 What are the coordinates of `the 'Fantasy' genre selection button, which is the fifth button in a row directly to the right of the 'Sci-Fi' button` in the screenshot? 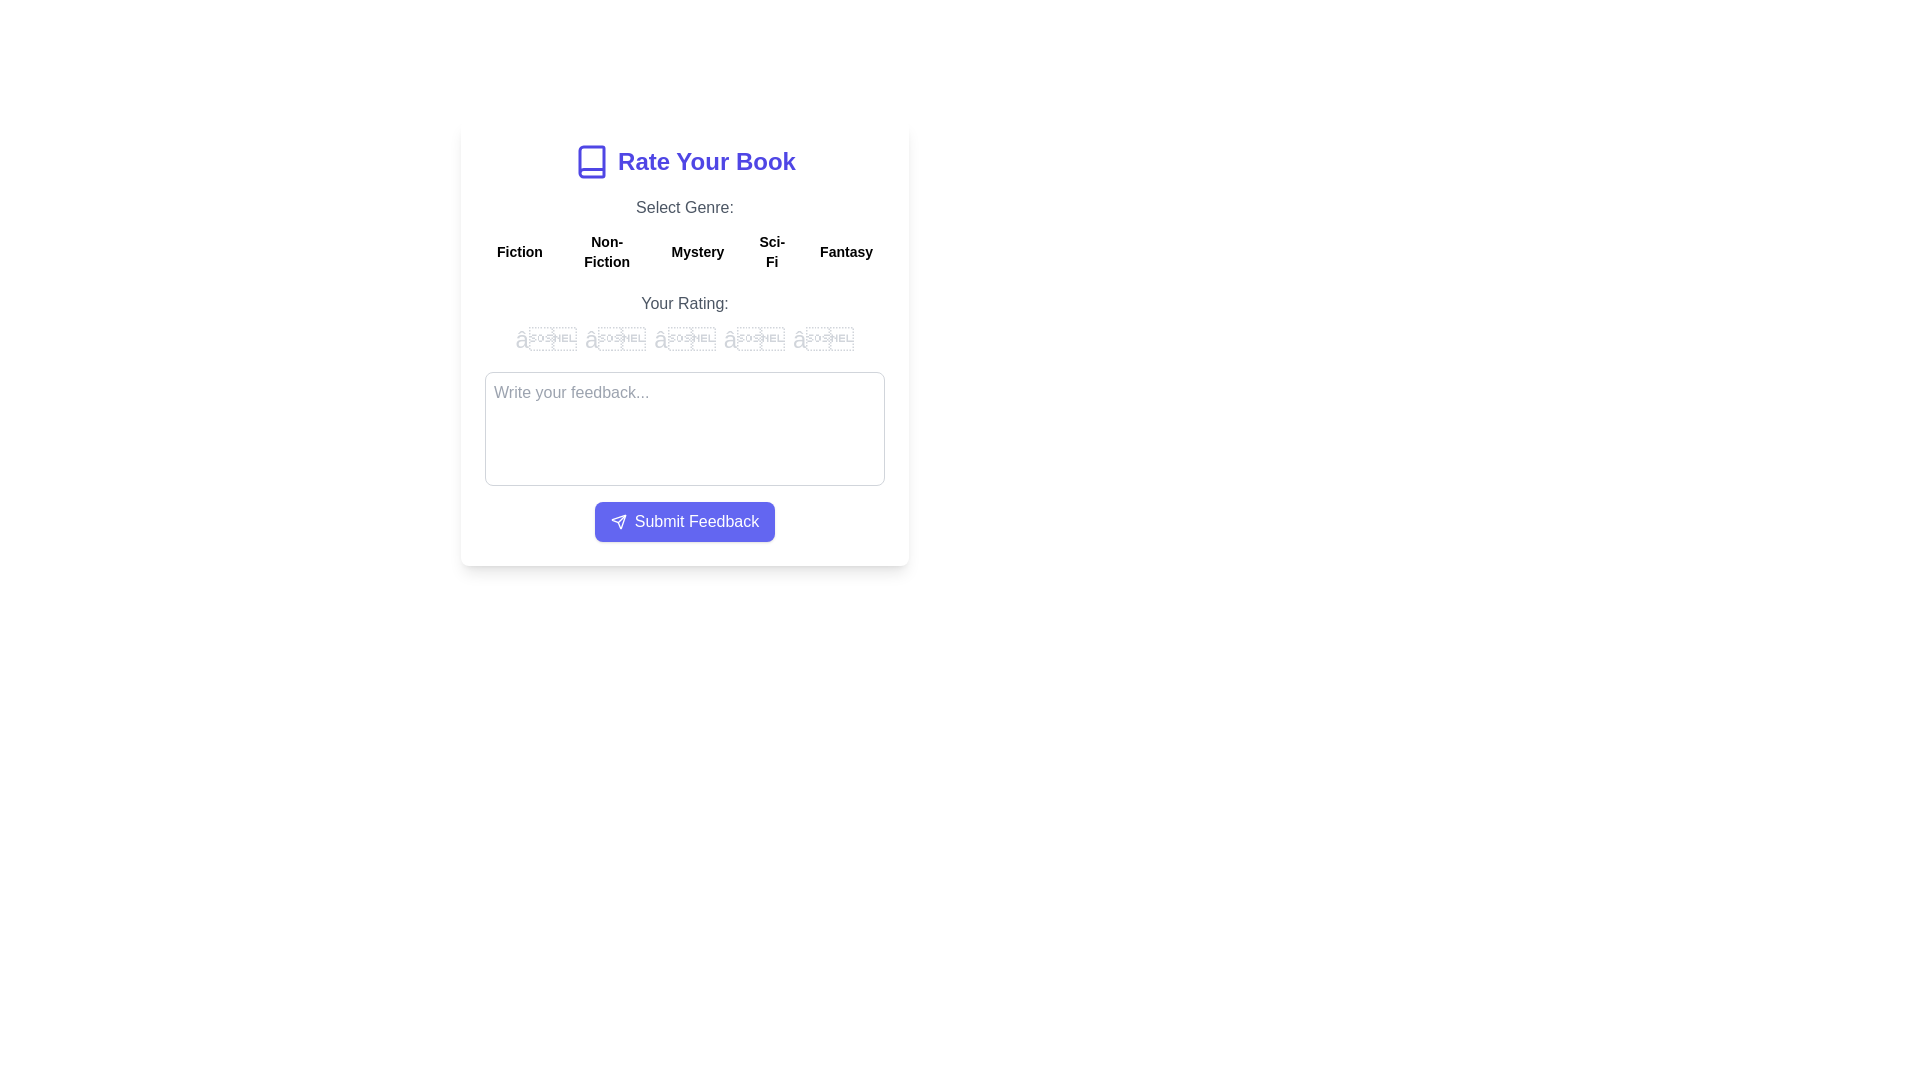 It's located at (846, 250).